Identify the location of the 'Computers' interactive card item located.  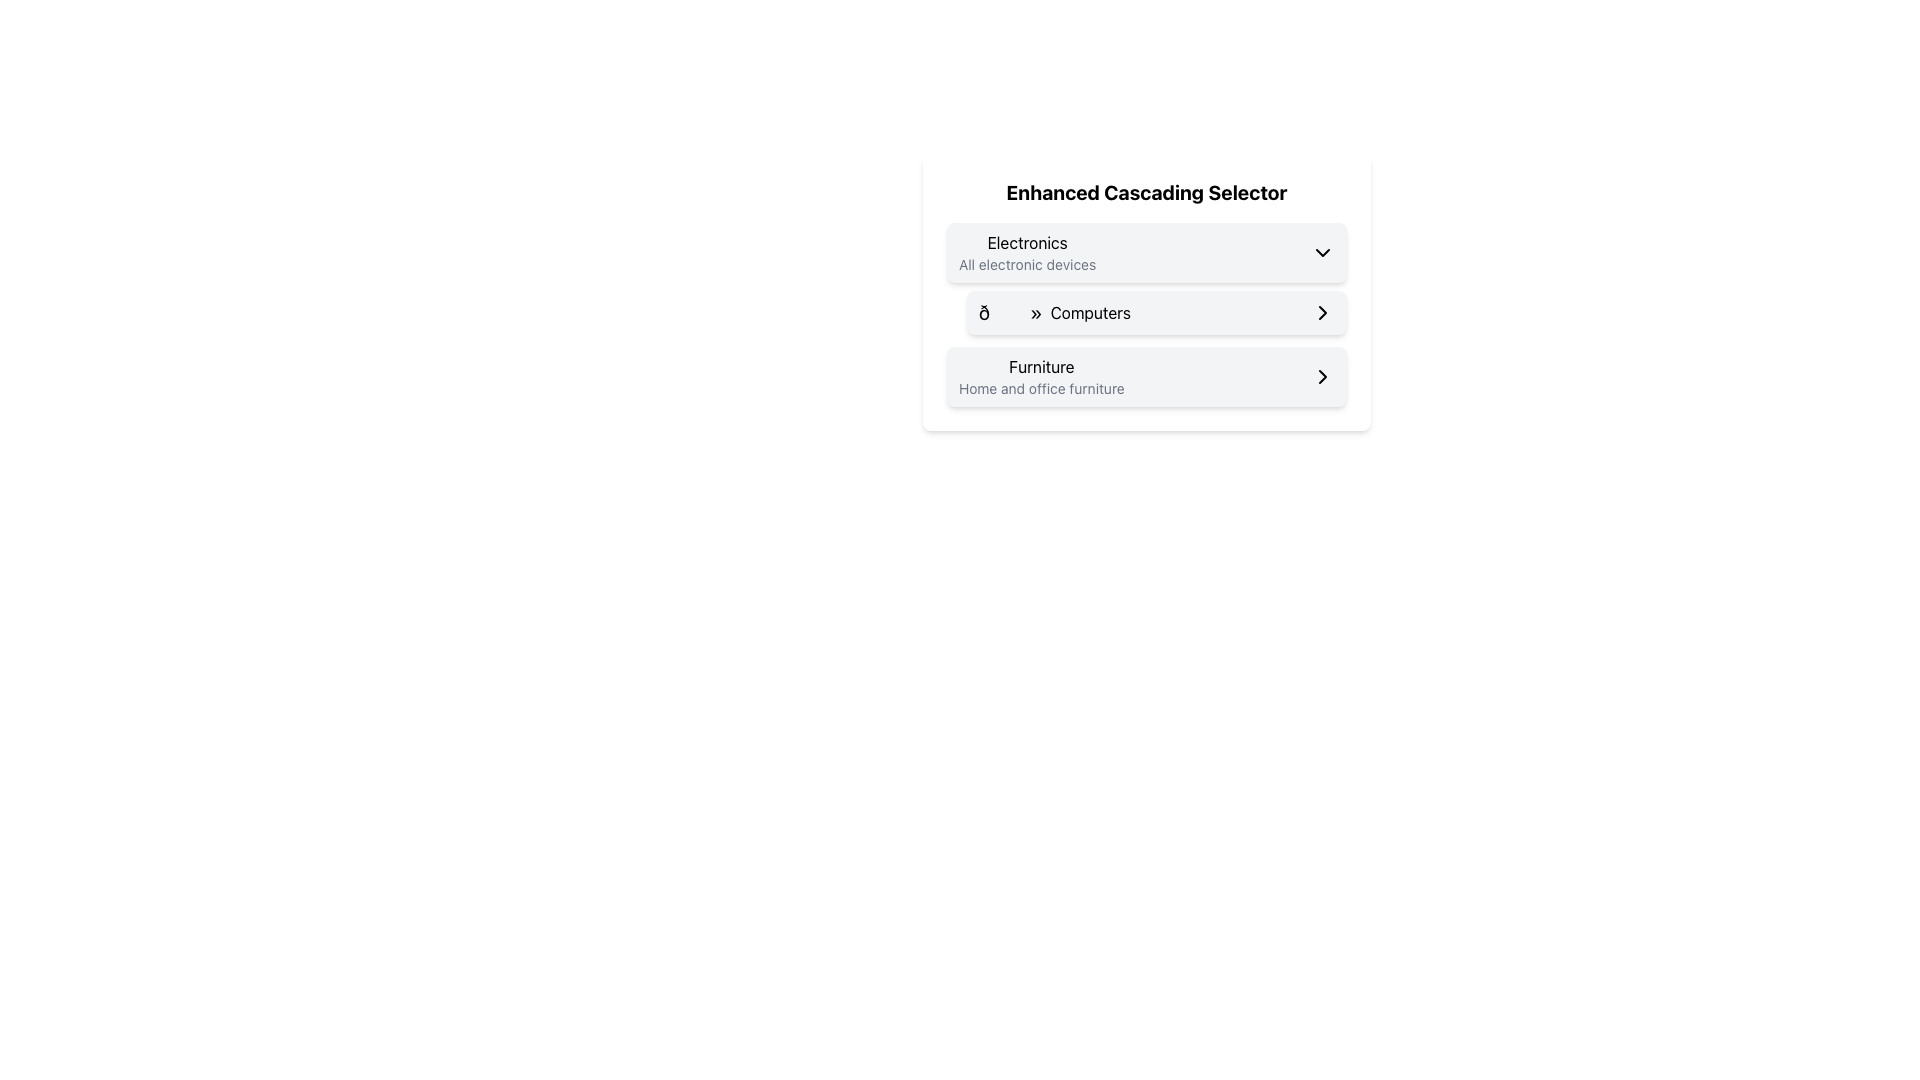
(1147, 293).